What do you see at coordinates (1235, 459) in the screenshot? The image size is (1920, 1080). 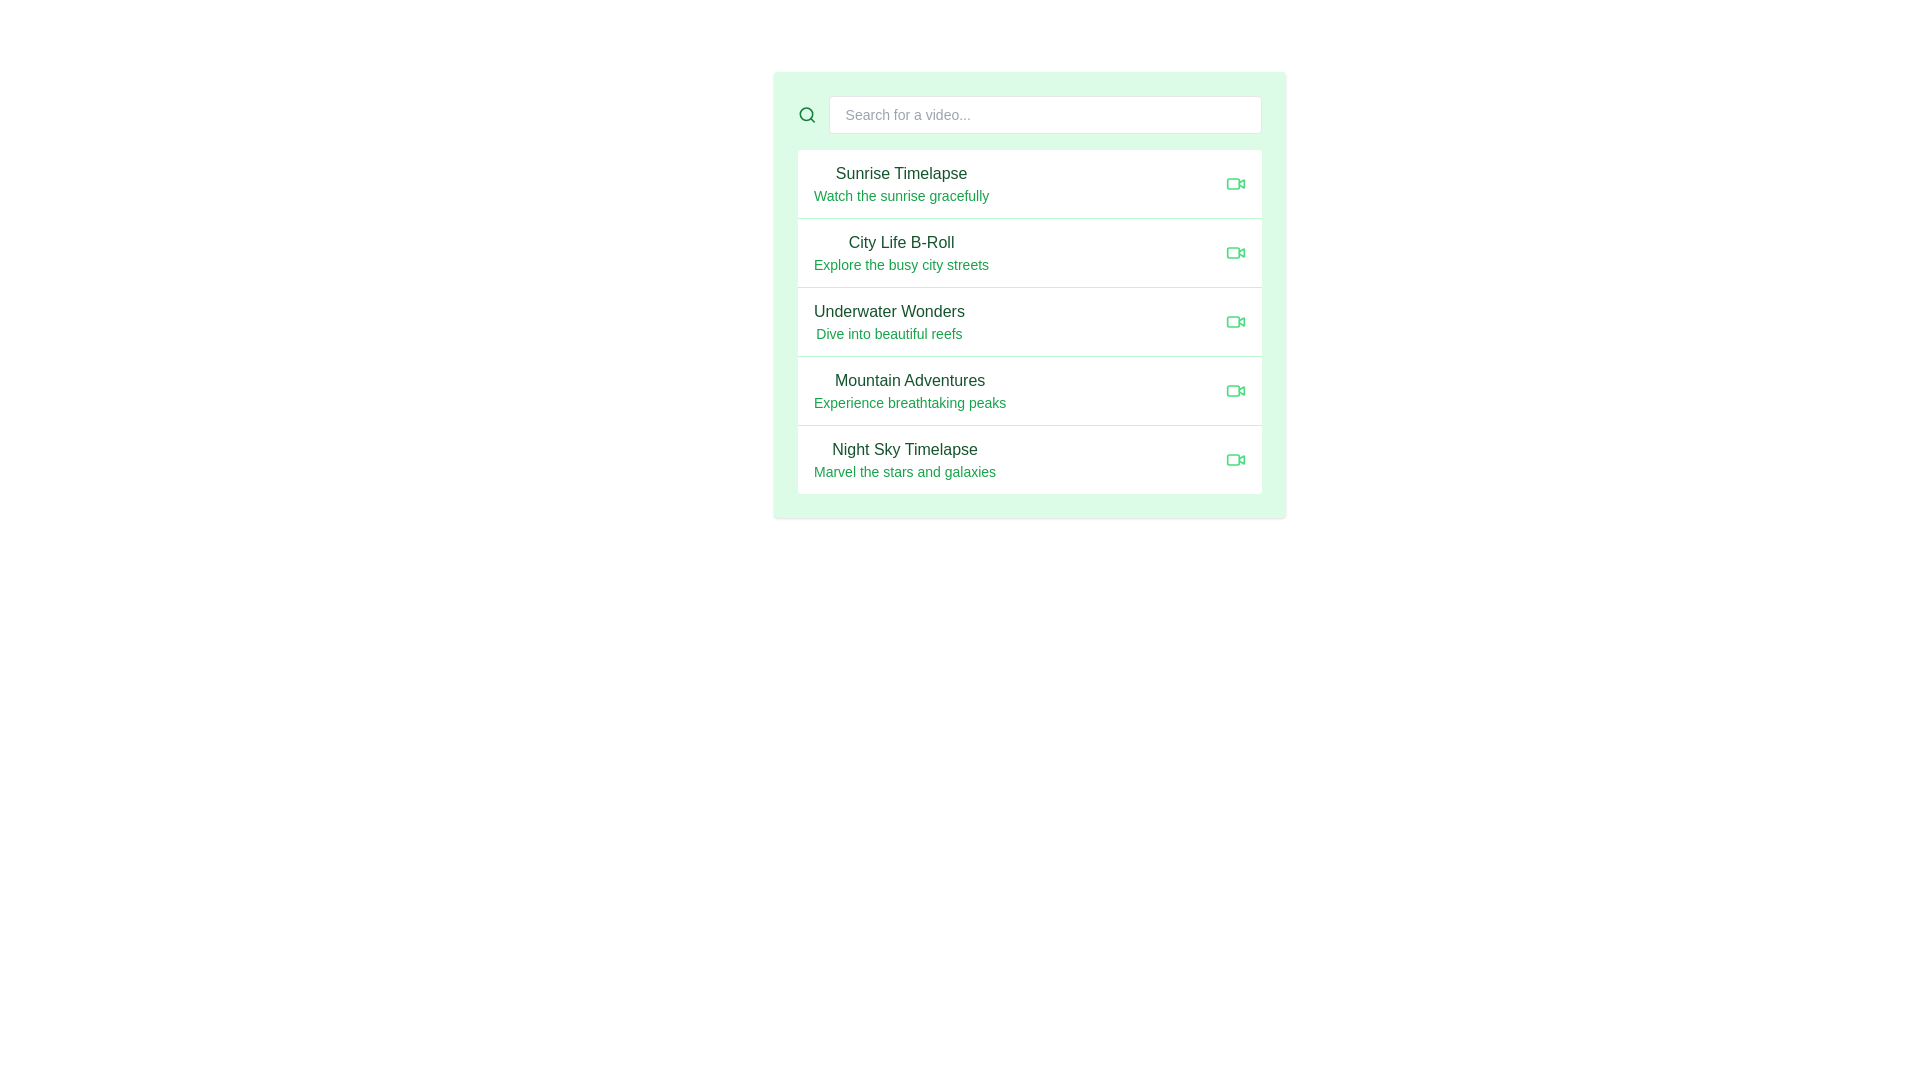 I see `the green video camera icon located at the far right end of the row containing the title 'Night Sky Timelapse' and the description 'Marvel the stars and galaxies.'` at bounding box center [1235, 459].